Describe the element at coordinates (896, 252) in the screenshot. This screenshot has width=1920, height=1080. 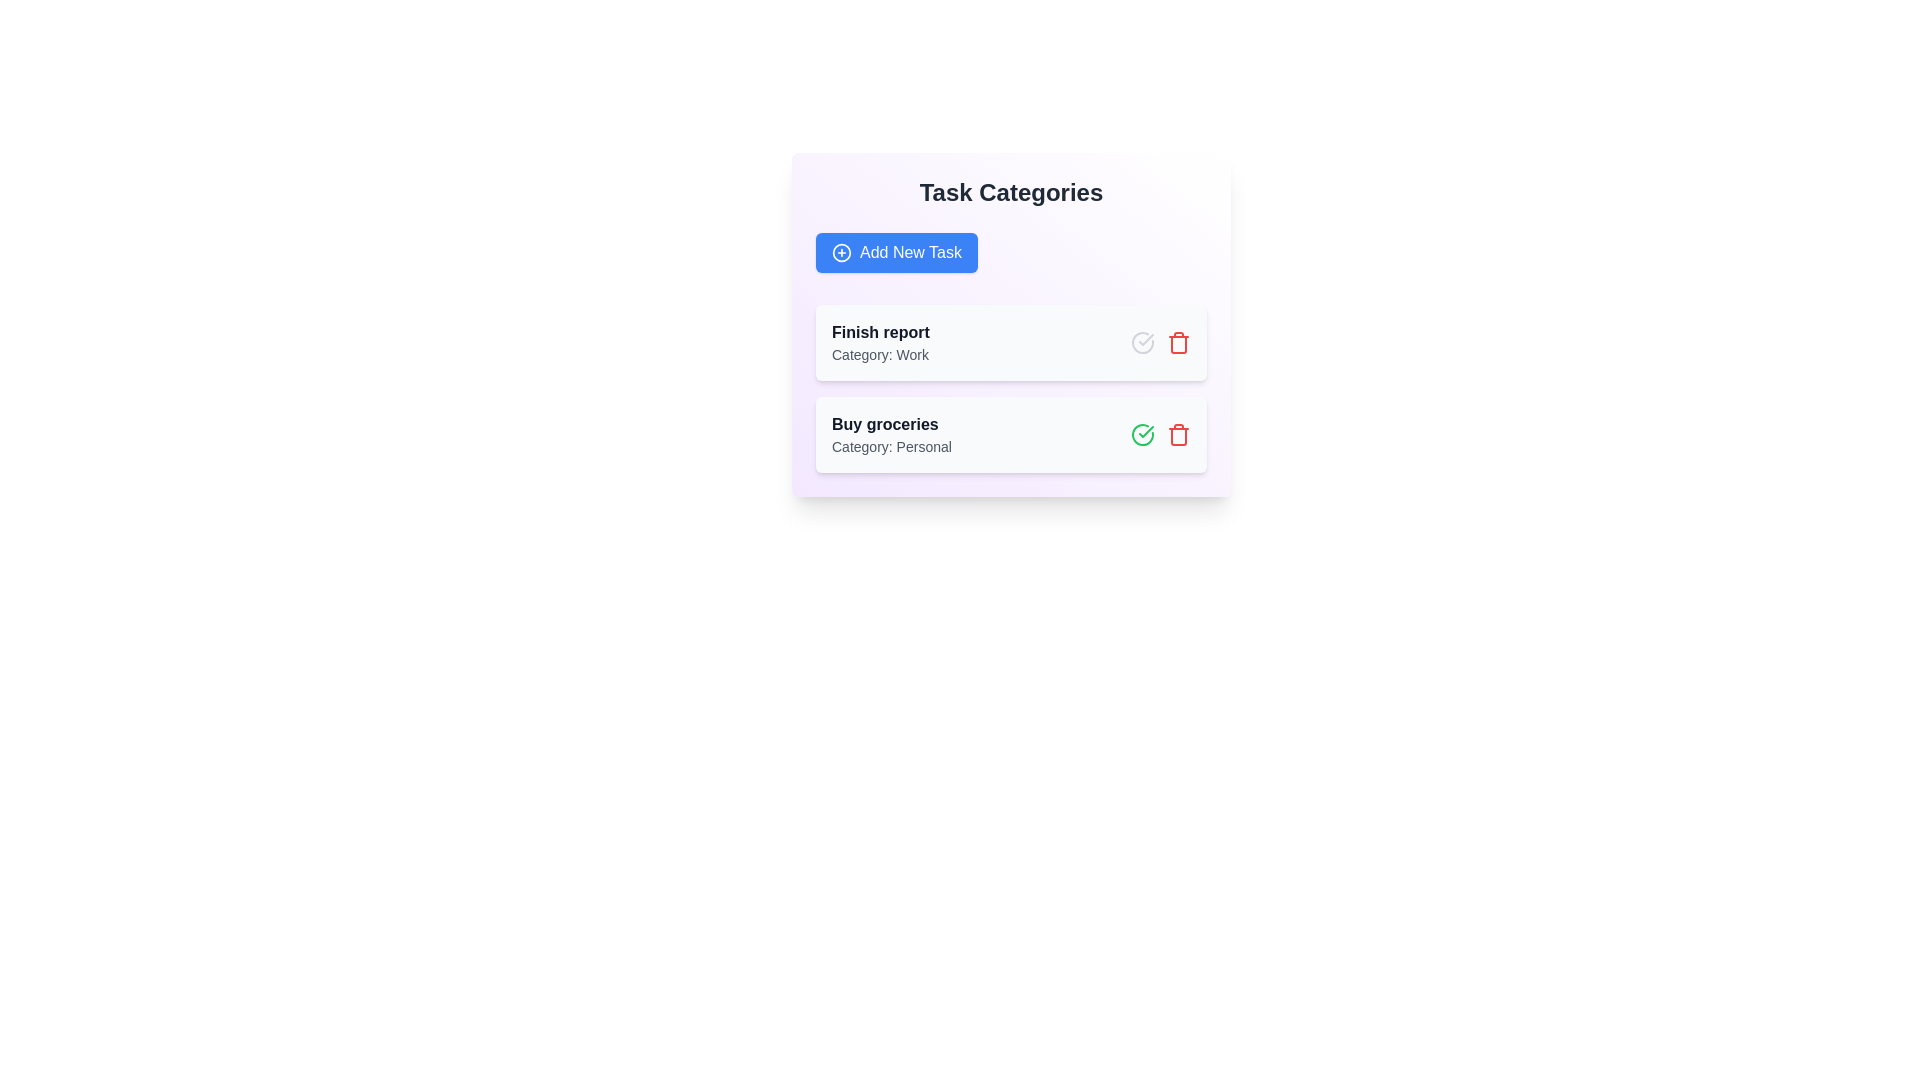
I see `the 'Add New Task' button` at that location.